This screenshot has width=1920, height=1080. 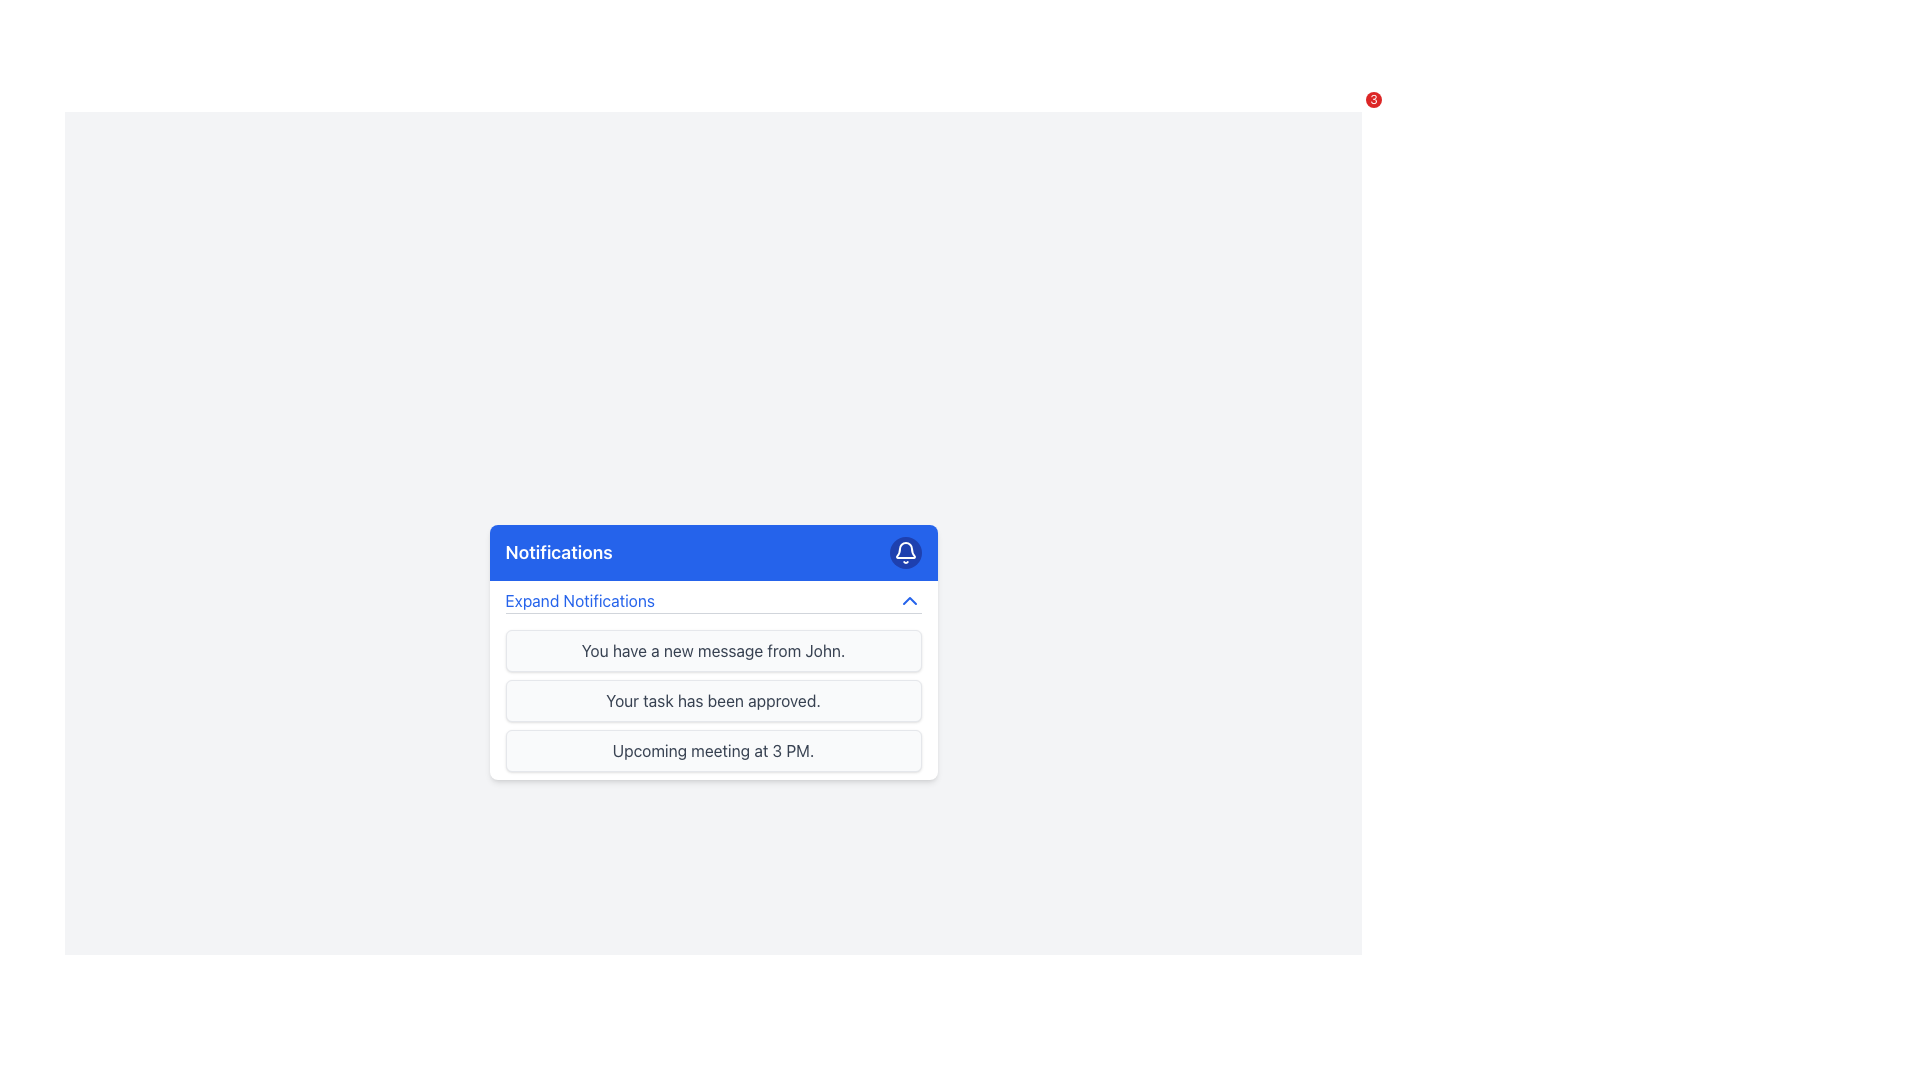 What do you see at coordinates (1372, 100) in the screenshot?
I see `the notification badge located at the top-right corner of the bell icon, which indicates the count of unread notifications` at bounding box center [1372, 100].